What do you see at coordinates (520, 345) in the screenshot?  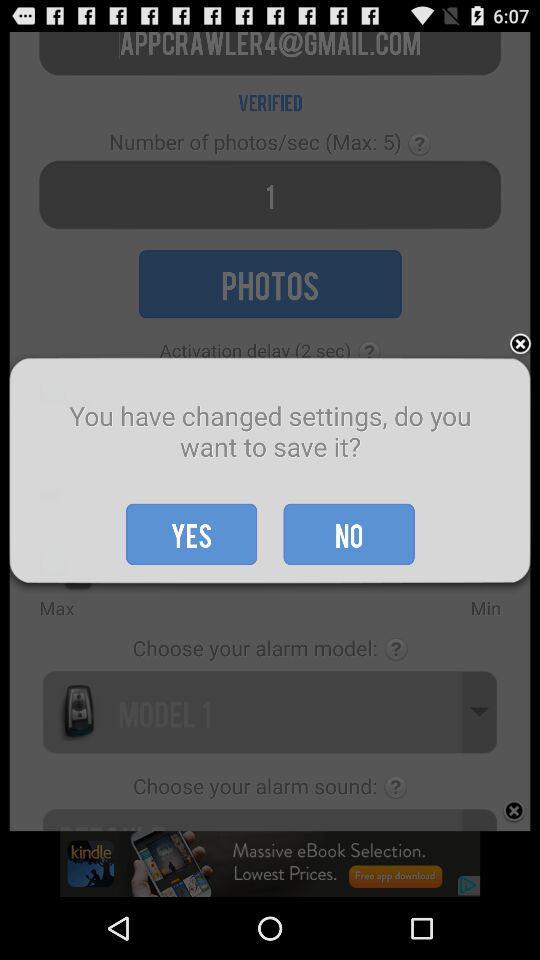 I see `exit out` at bounding box center [520, 345].